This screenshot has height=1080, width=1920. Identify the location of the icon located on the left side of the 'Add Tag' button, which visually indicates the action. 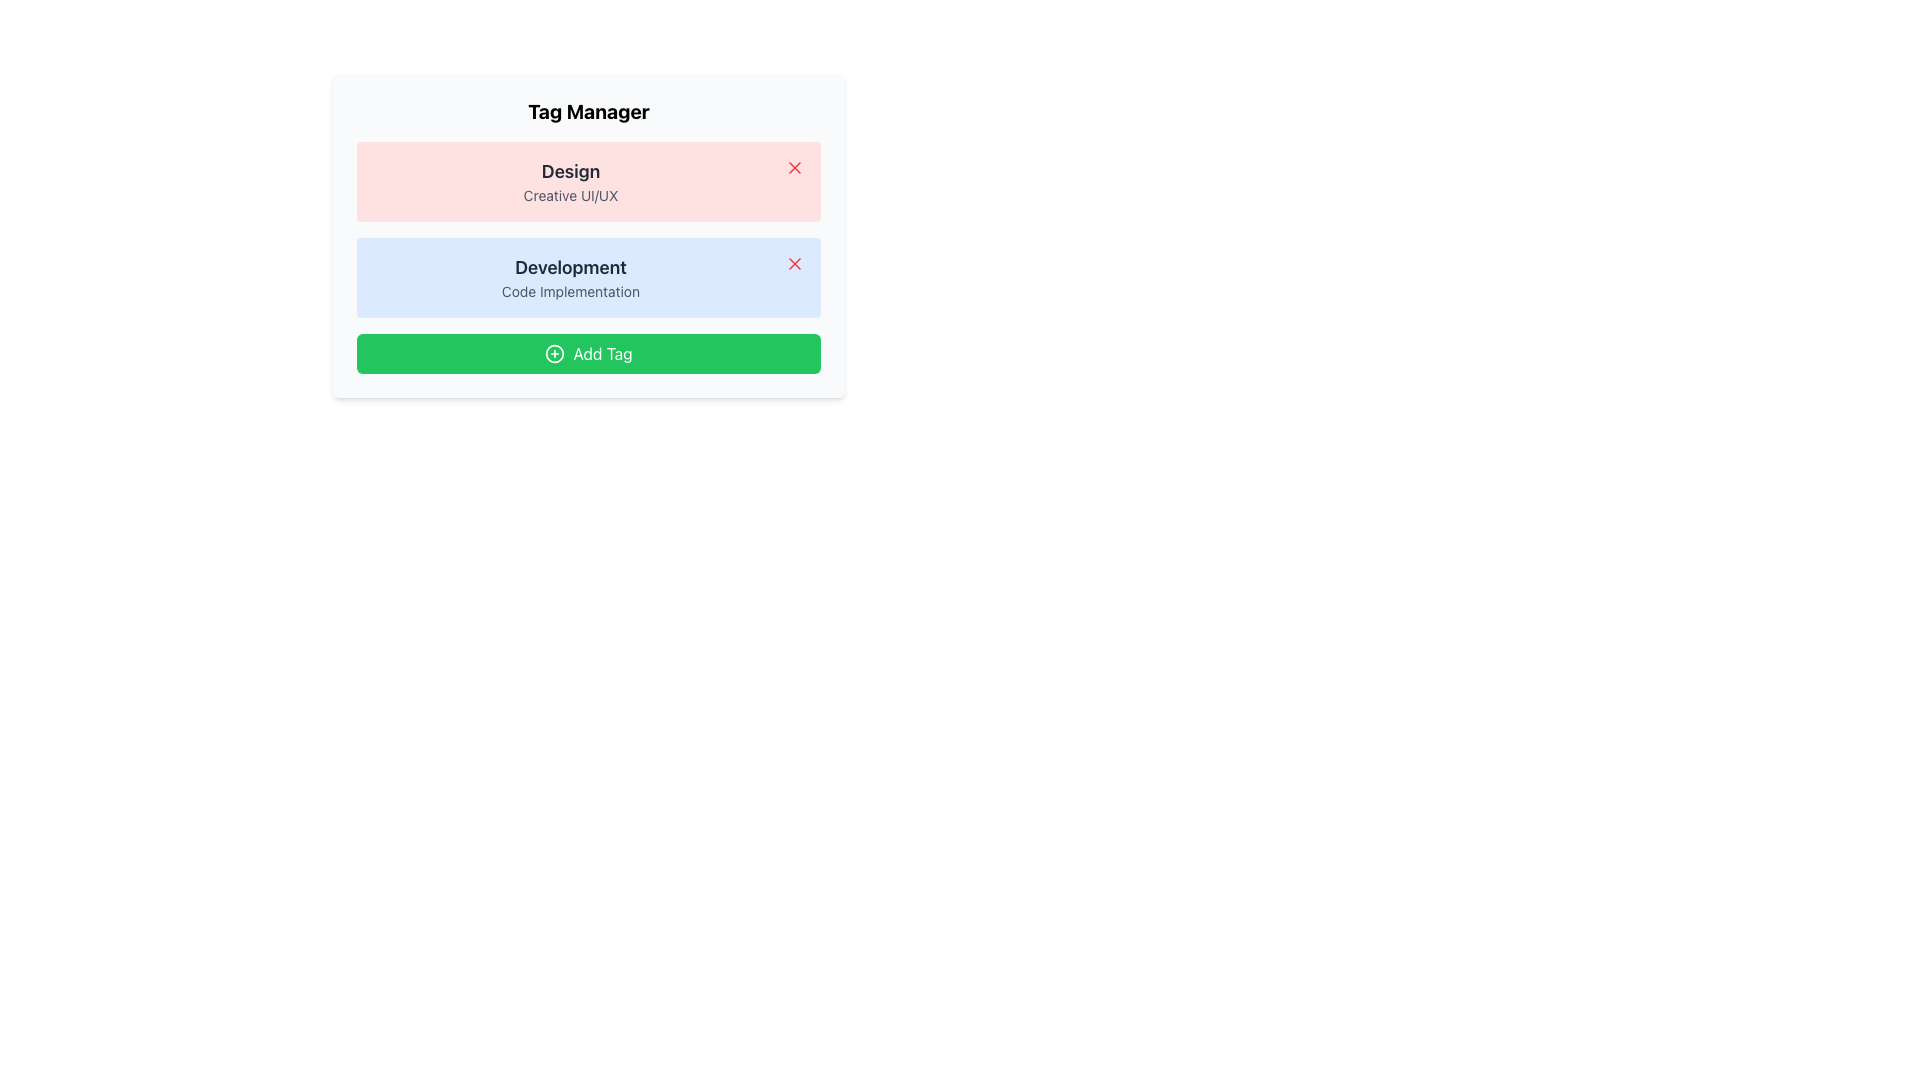
(555, 353).